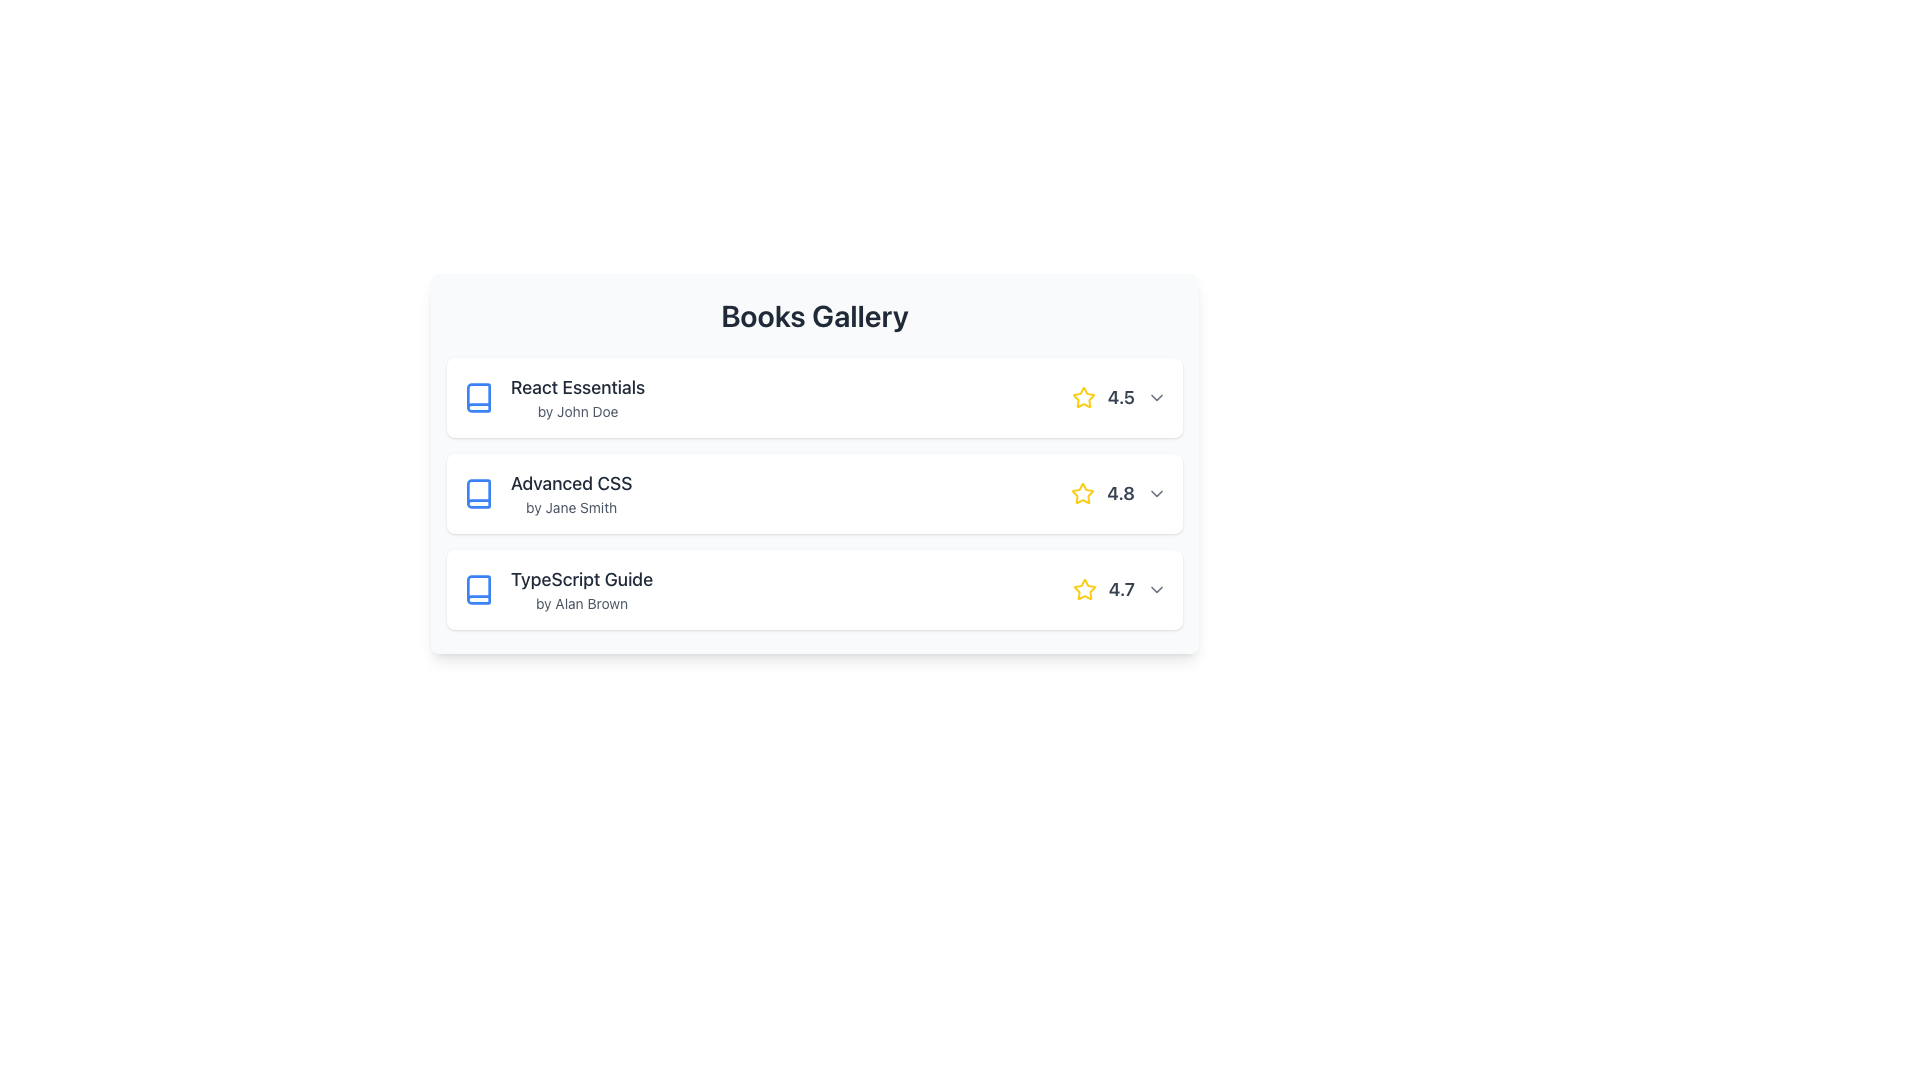 The image size is (1920, 1080). I want to click on the static text that reads 'by Jane Smith', which is a small, gray-colored text located directly below the bold title 'Advanced CSS', so click(570, 507).